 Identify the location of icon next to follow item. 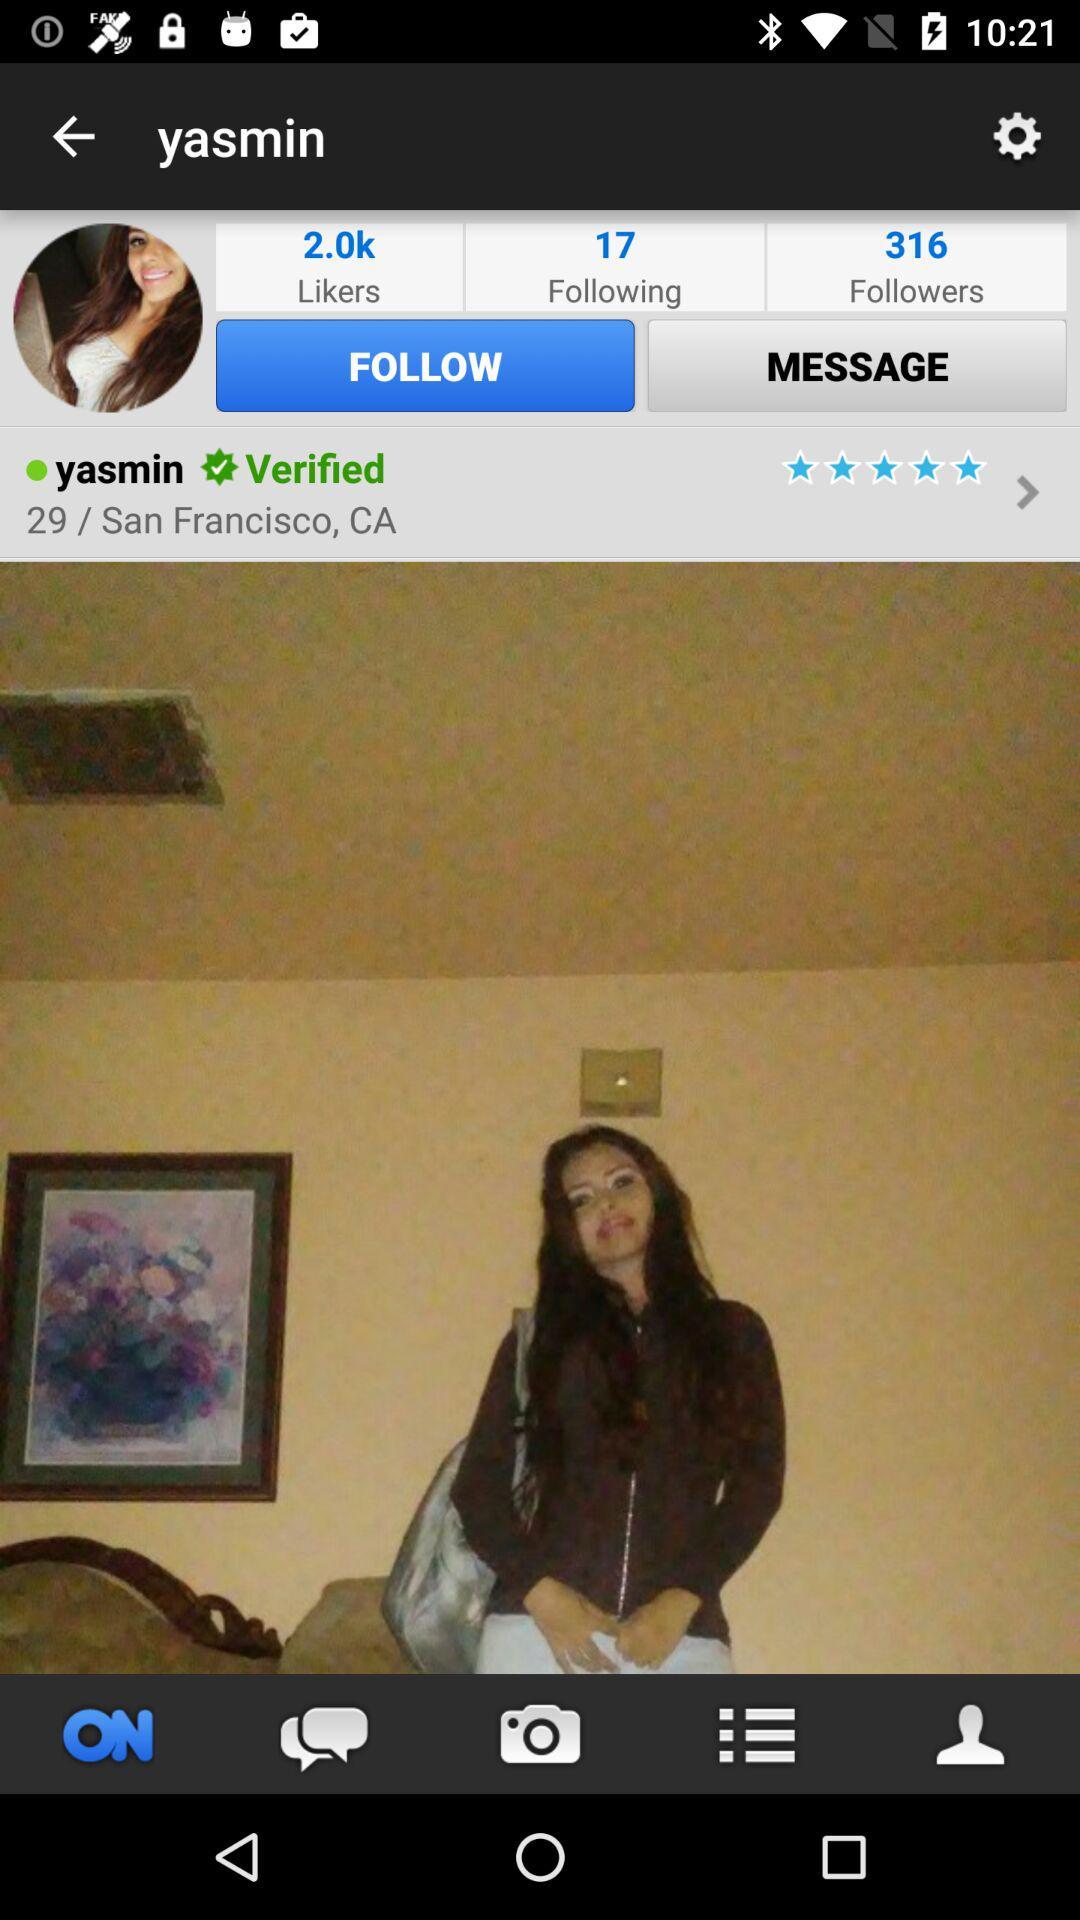
(108, 316).